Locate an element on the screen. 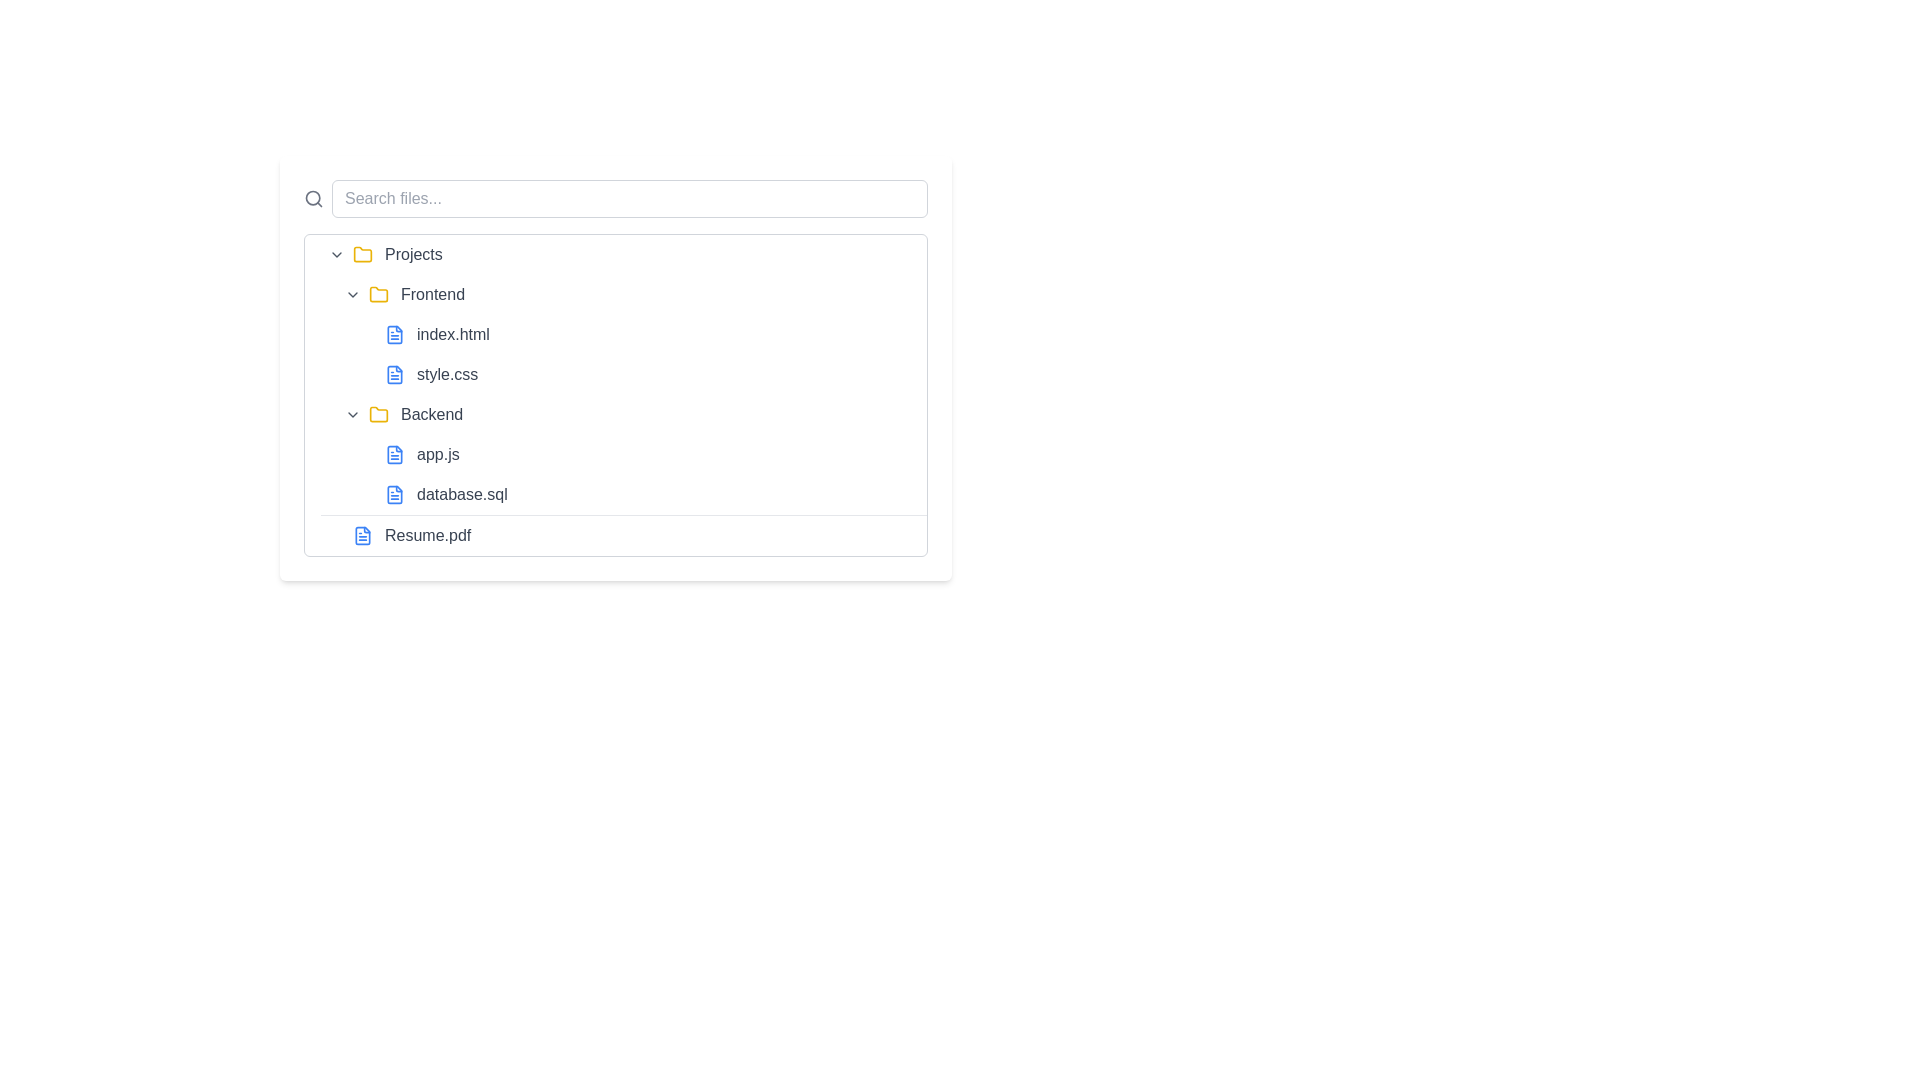  the 'Frontend' file directory listing in the Projects section is located at coordinates (631, 334).